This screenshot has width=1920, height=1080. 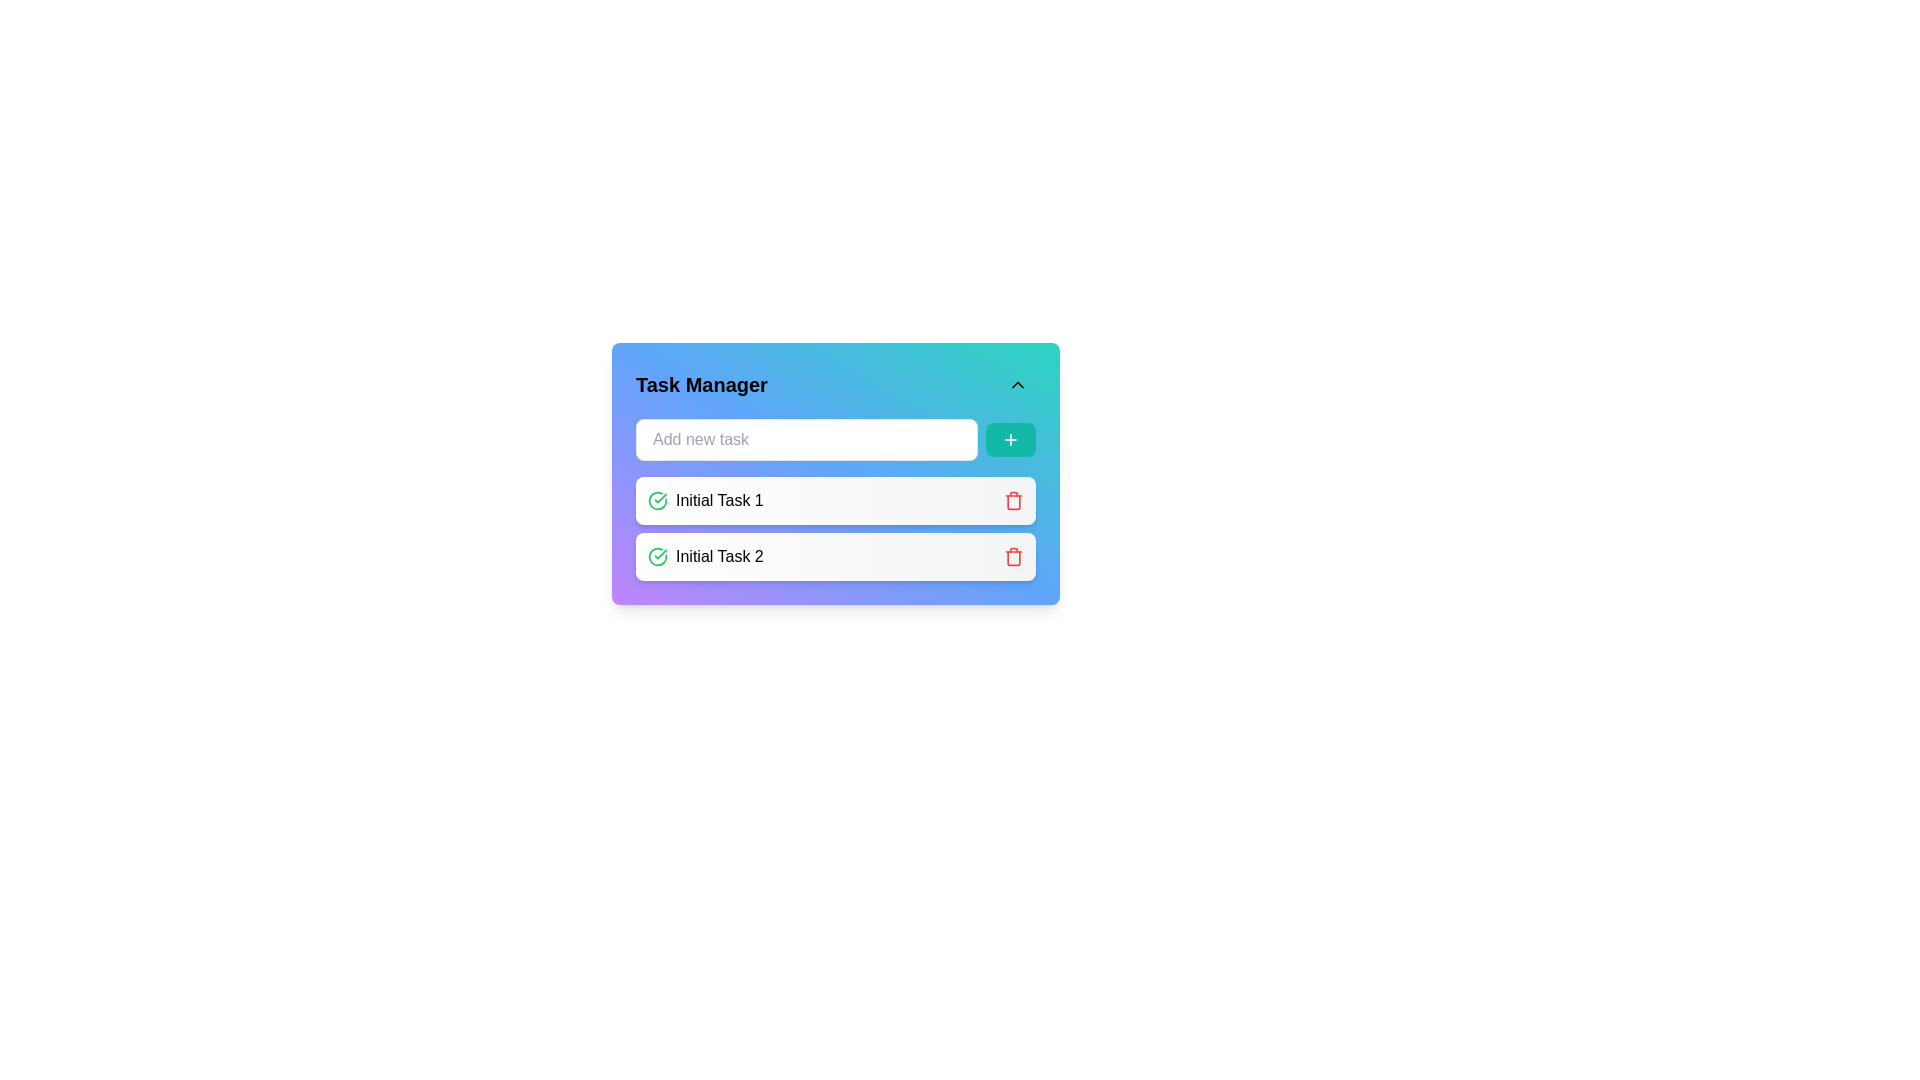 What do you see at coordinates (1011, 438) in the screenshot?
I see `the plus icon button located near the top-right corner of the task management panel` at bounding box center [1011, 438].